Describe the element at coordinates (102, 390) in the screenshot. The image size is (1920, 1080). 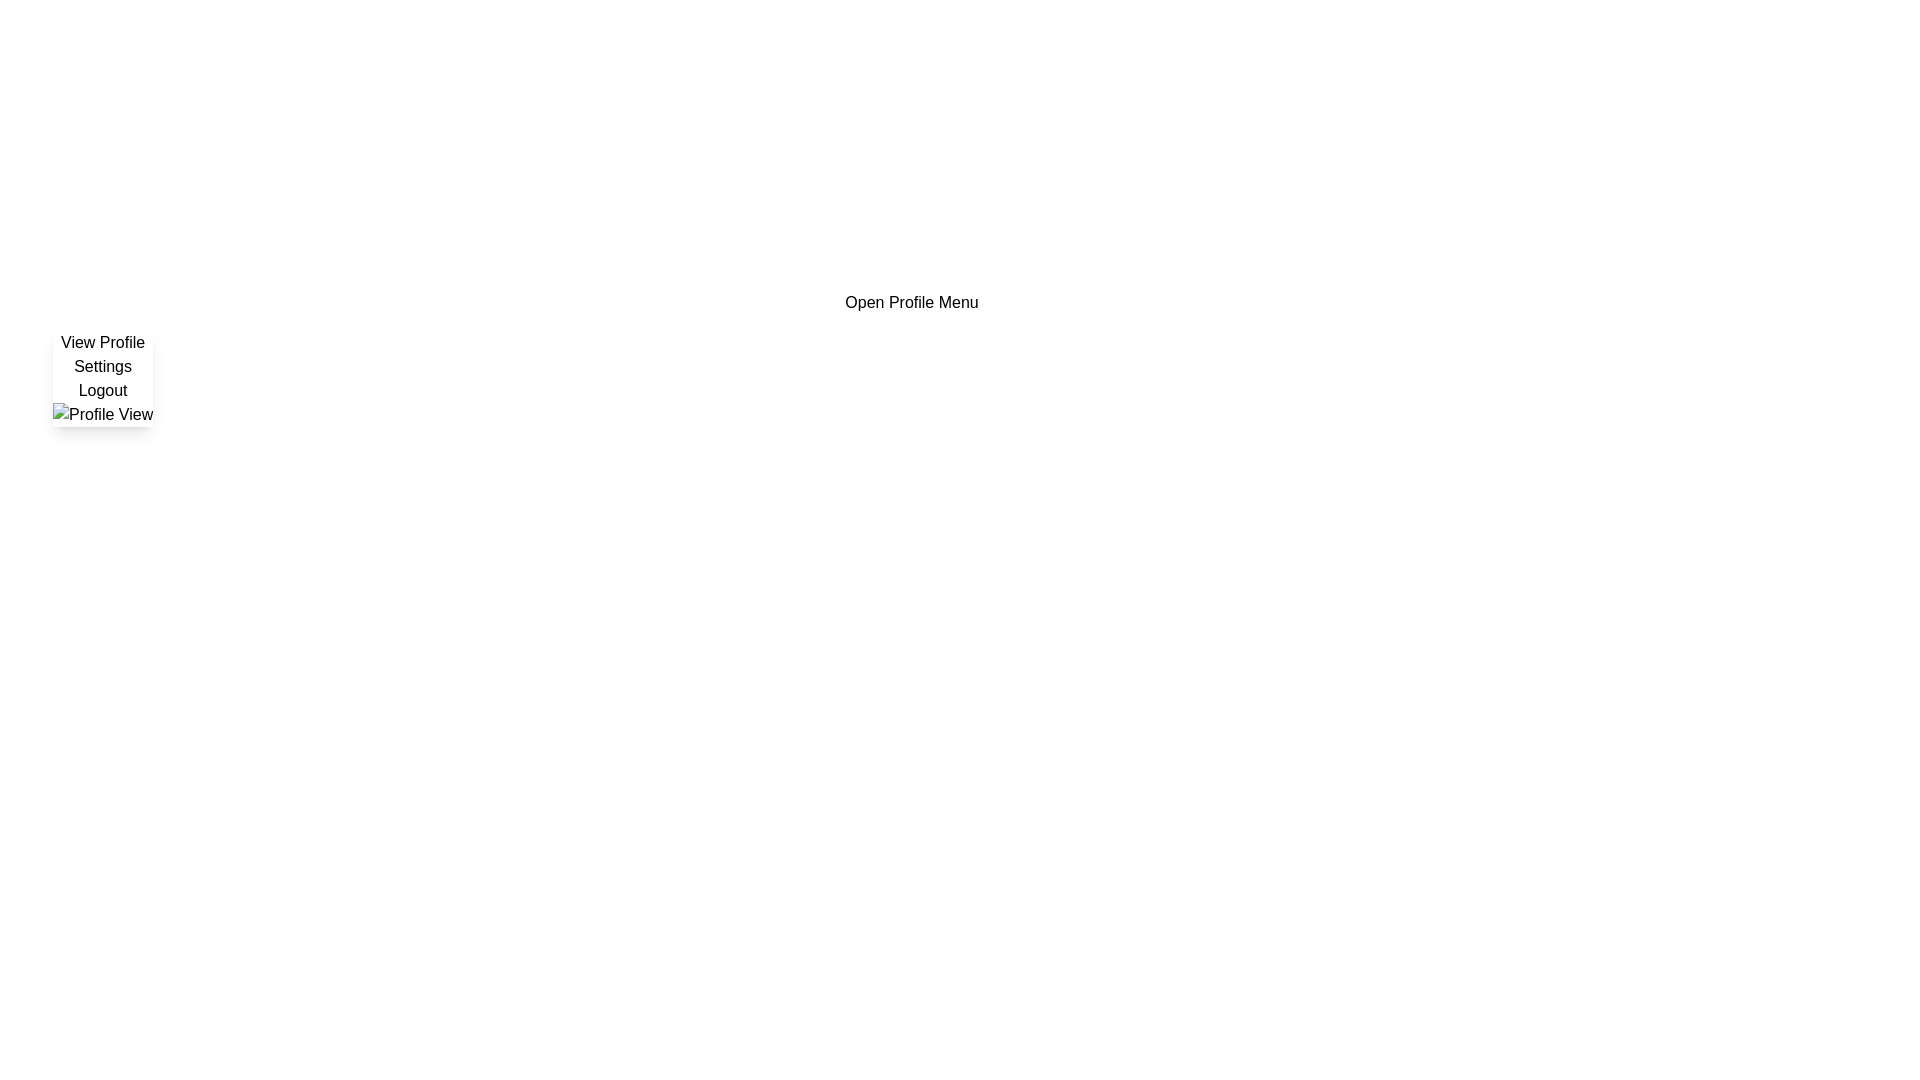
I see `the 'Logout' menu item` at that location.